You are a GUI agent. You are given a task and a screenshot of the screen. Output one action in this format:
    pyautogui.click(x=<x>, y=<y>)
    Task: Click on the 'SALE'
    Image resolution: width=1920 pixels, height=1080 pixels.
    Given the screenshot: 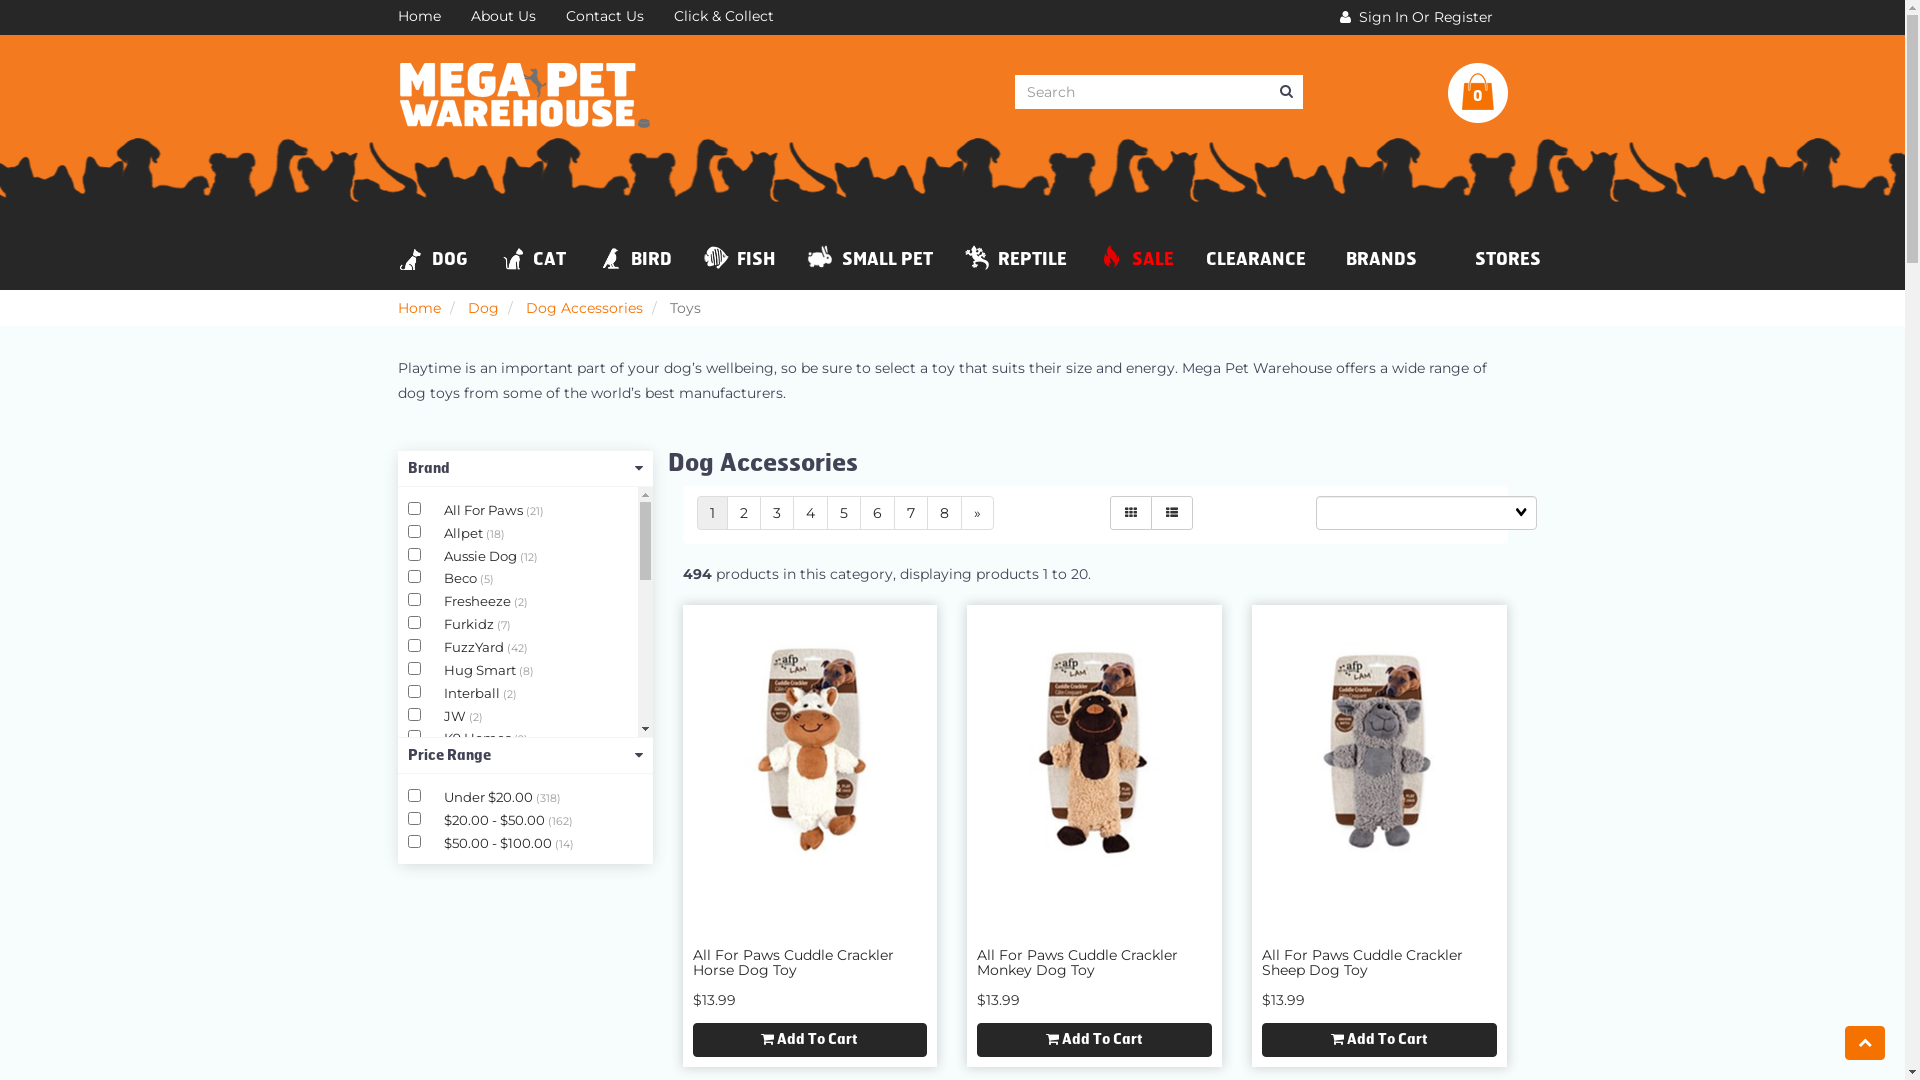 What is the action you would take?
    pyautogui.click(x=1135, y=258)
    